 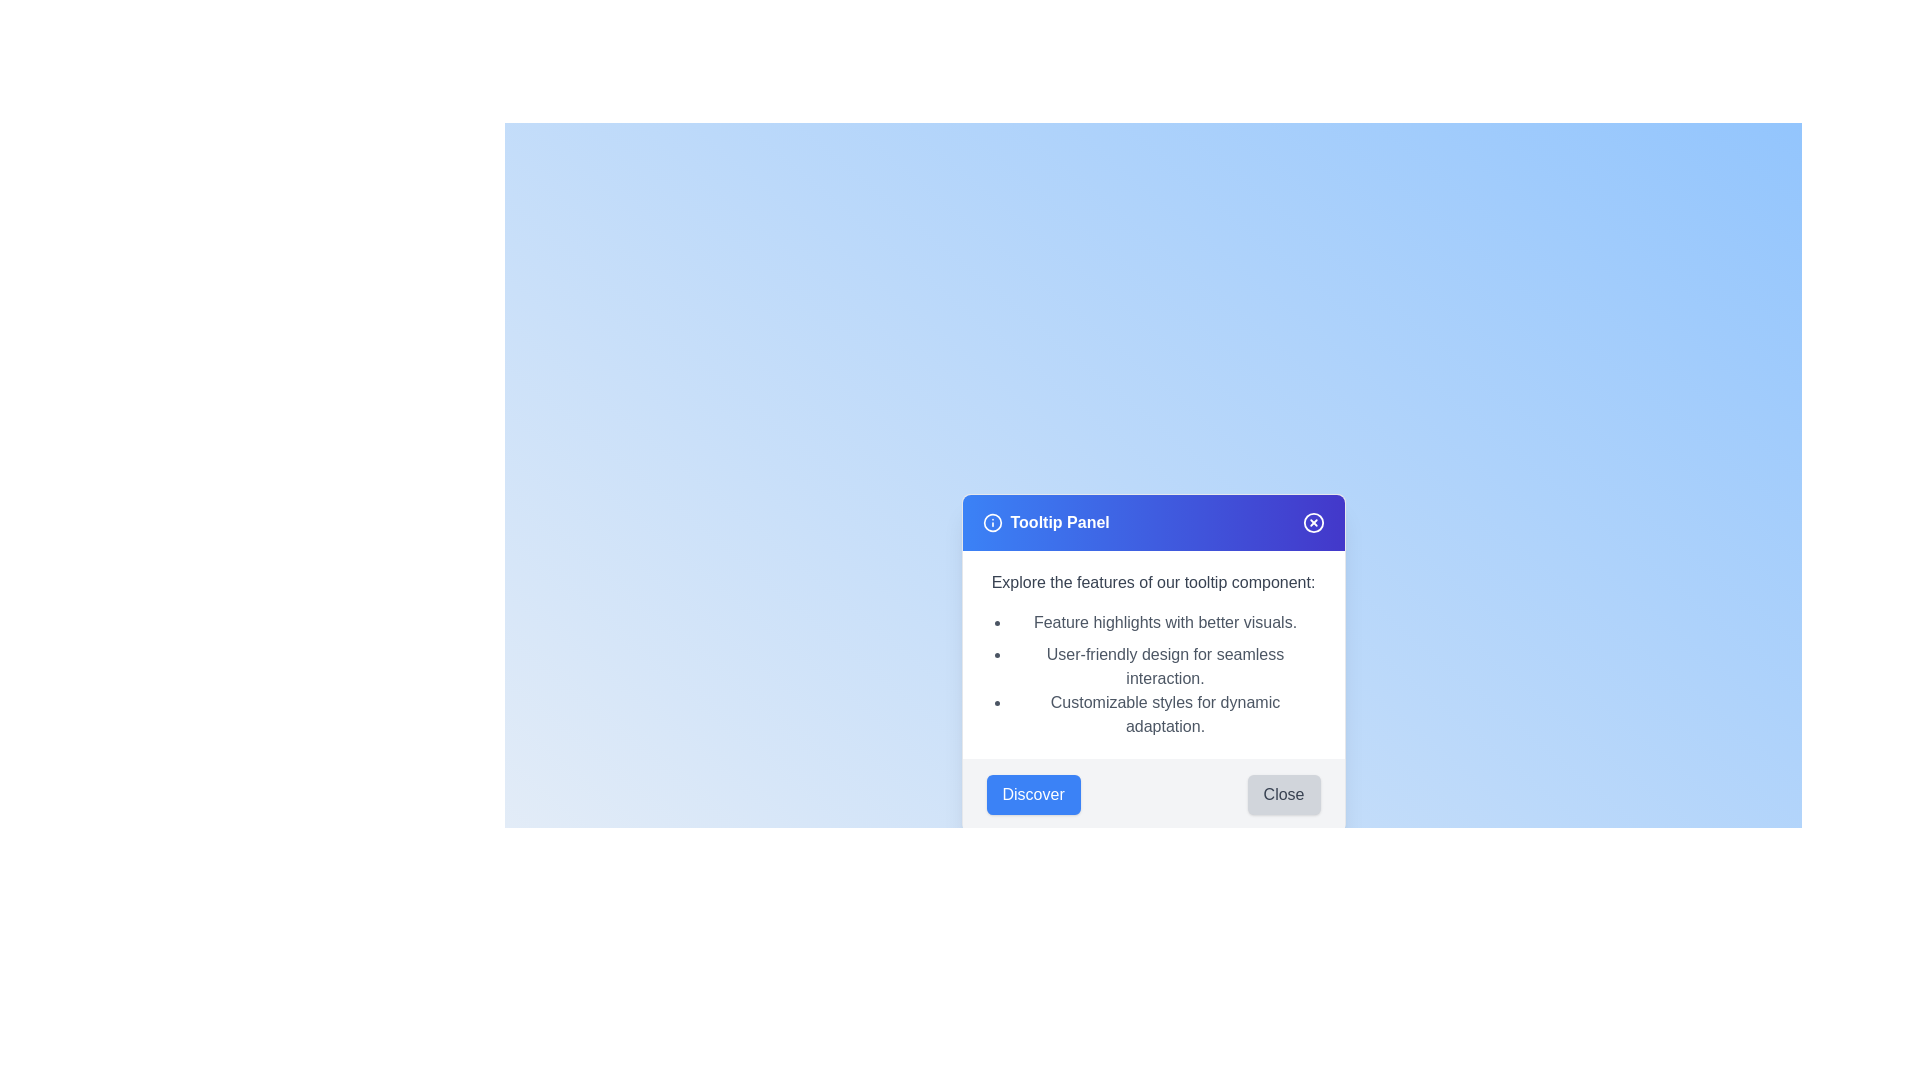 What do you see at coordinates (1059, 522) in the screenshot?
I see `the 'Tooltip Panel' text label, which is styled in bold font and positioned in a blue header, centrally aligned horizontally with a circular icon on its left` at bounding box center [1059, 522].